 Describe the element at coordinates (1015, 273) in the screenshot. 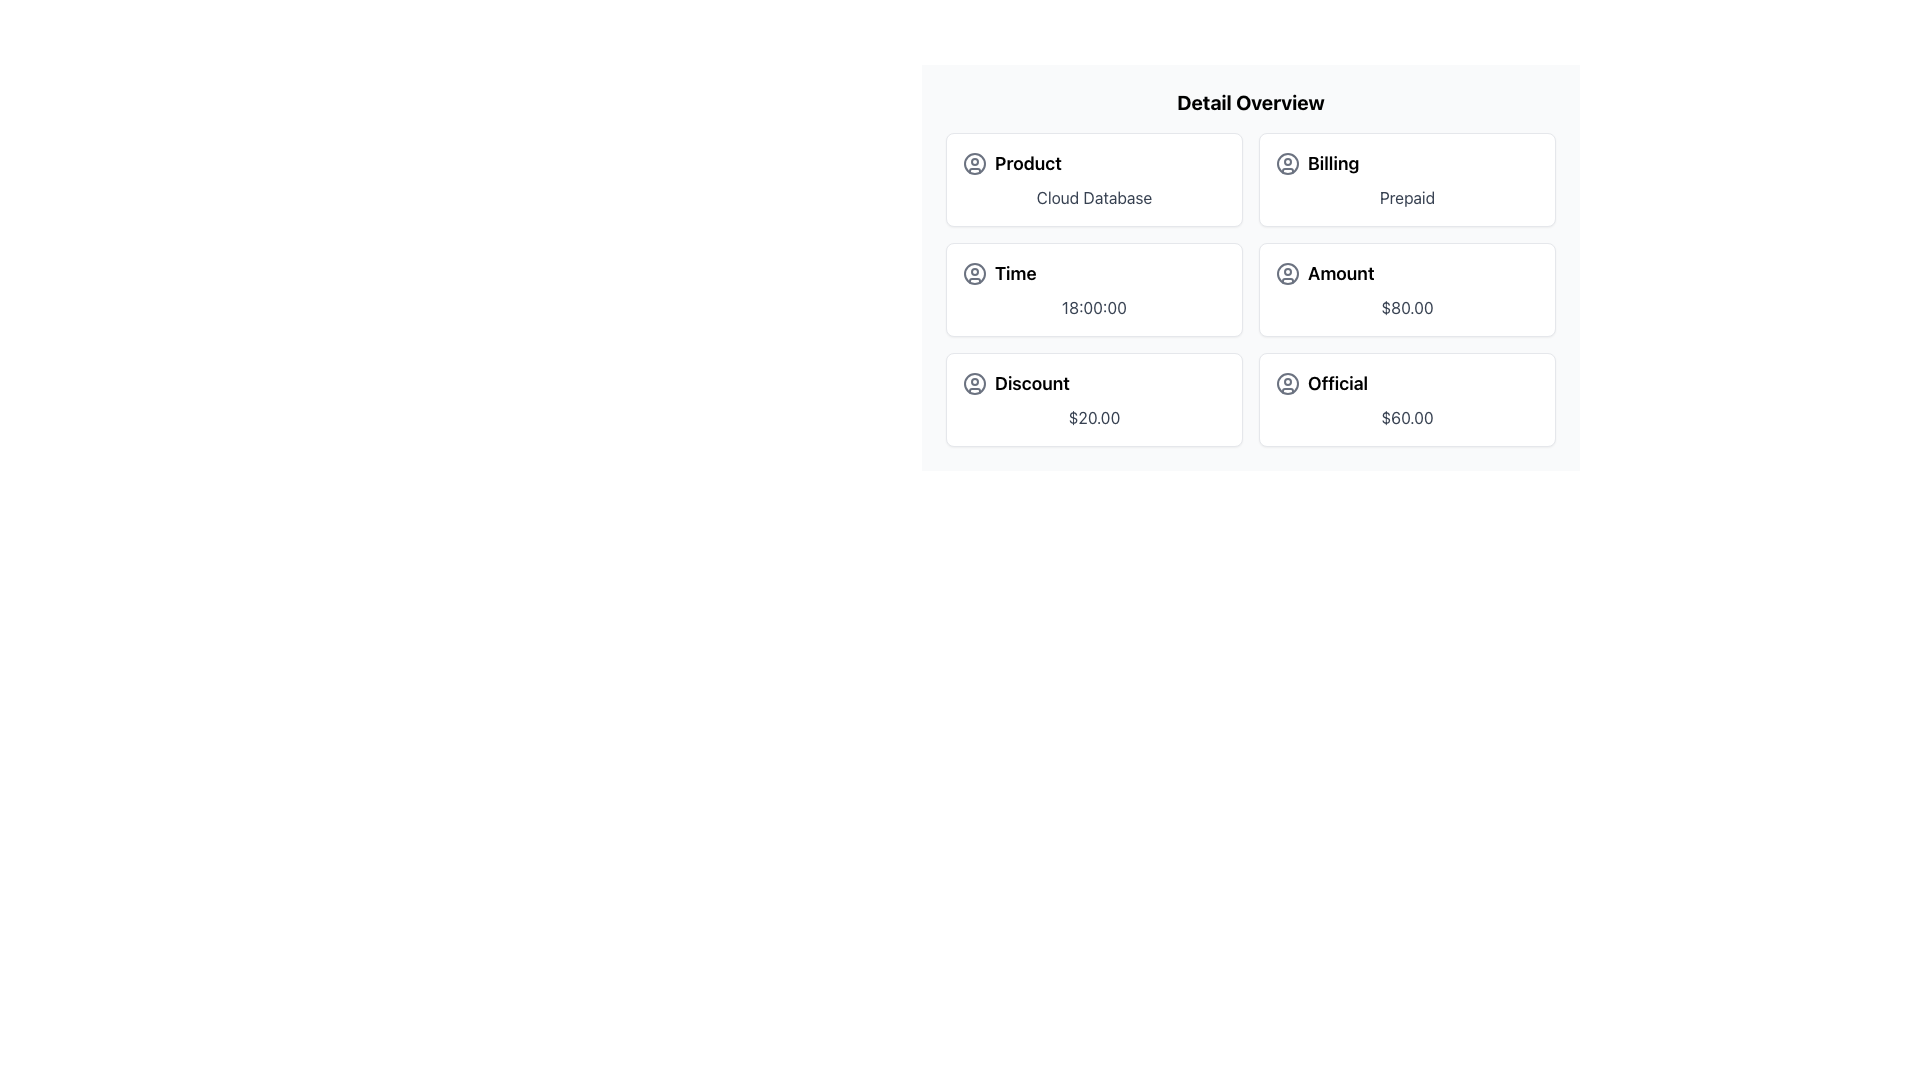

I see `the label that provides time-related information, located in the left column of the second row of a two-column grid layout, to the right of a circular user-profile-like icon` at that location.